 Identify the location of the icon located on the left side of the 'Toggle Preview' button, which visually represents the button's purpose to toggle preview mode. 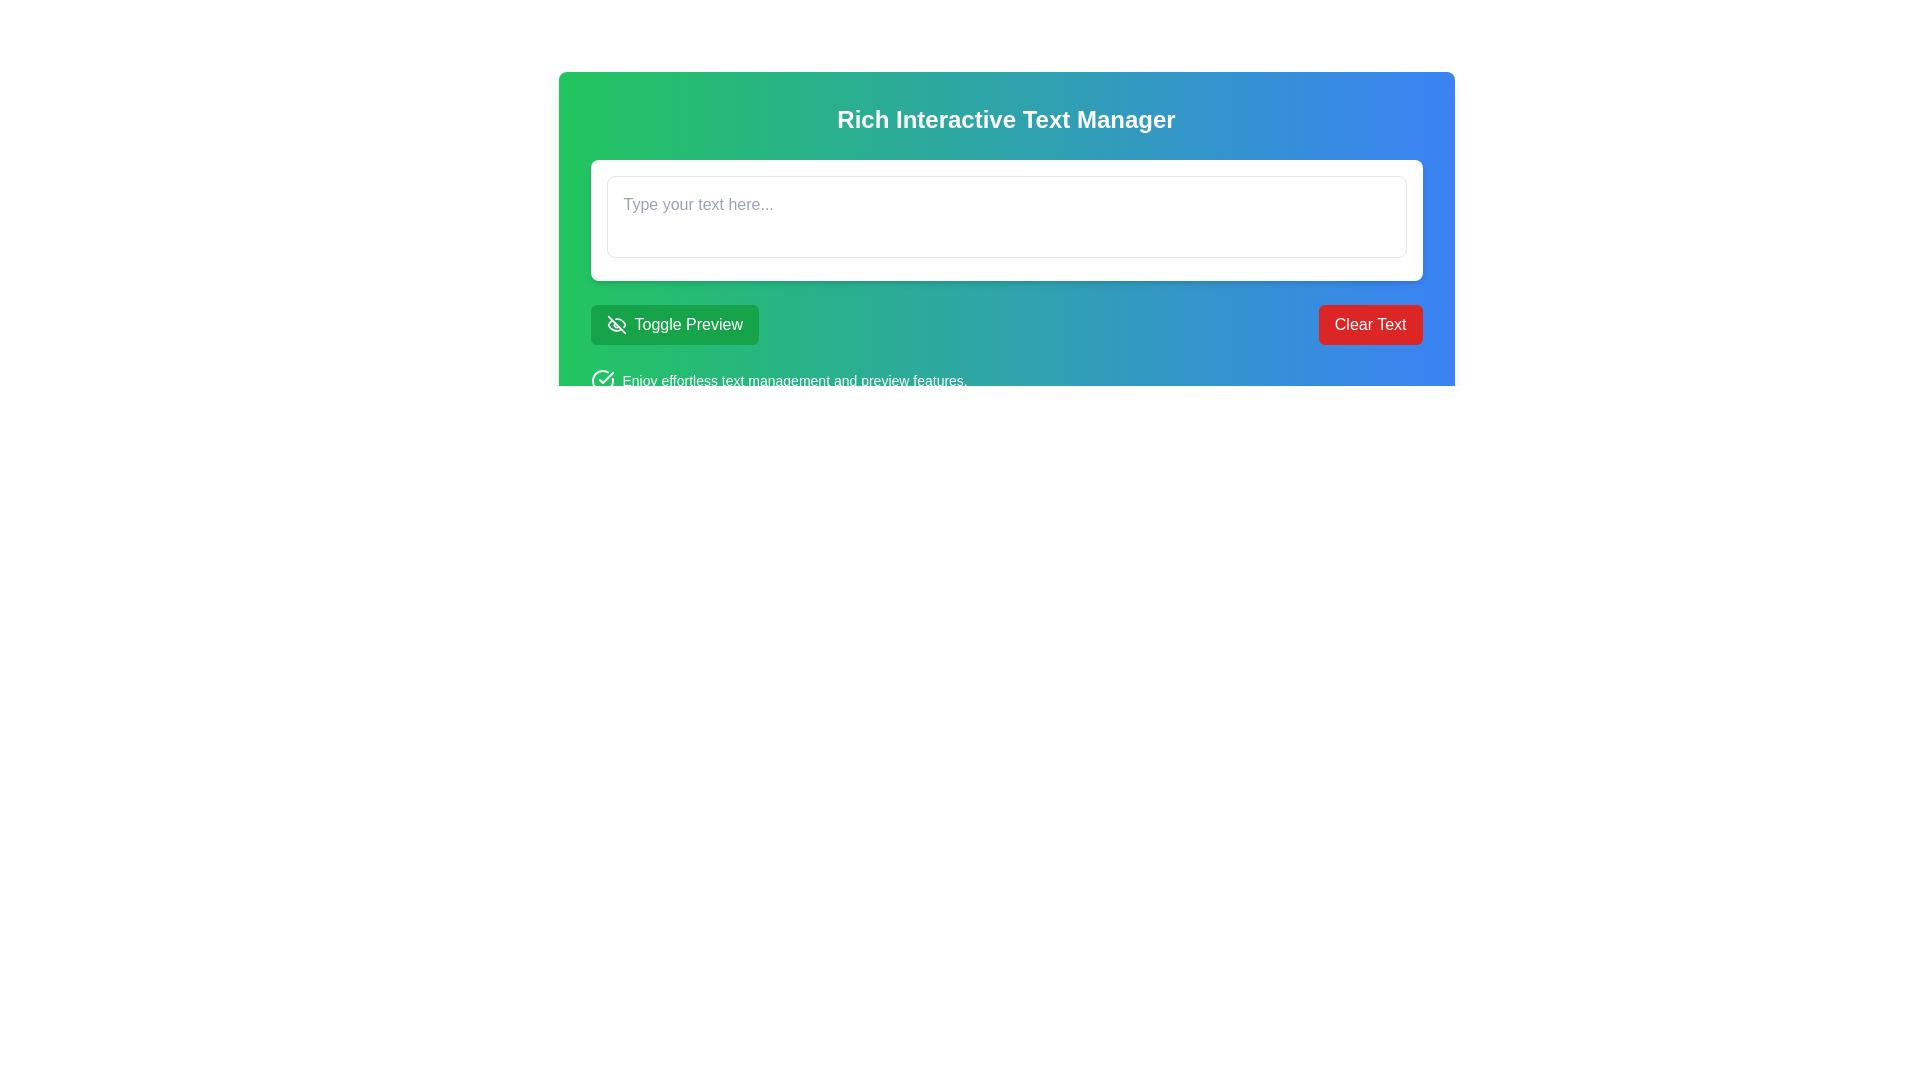
(615, 323).